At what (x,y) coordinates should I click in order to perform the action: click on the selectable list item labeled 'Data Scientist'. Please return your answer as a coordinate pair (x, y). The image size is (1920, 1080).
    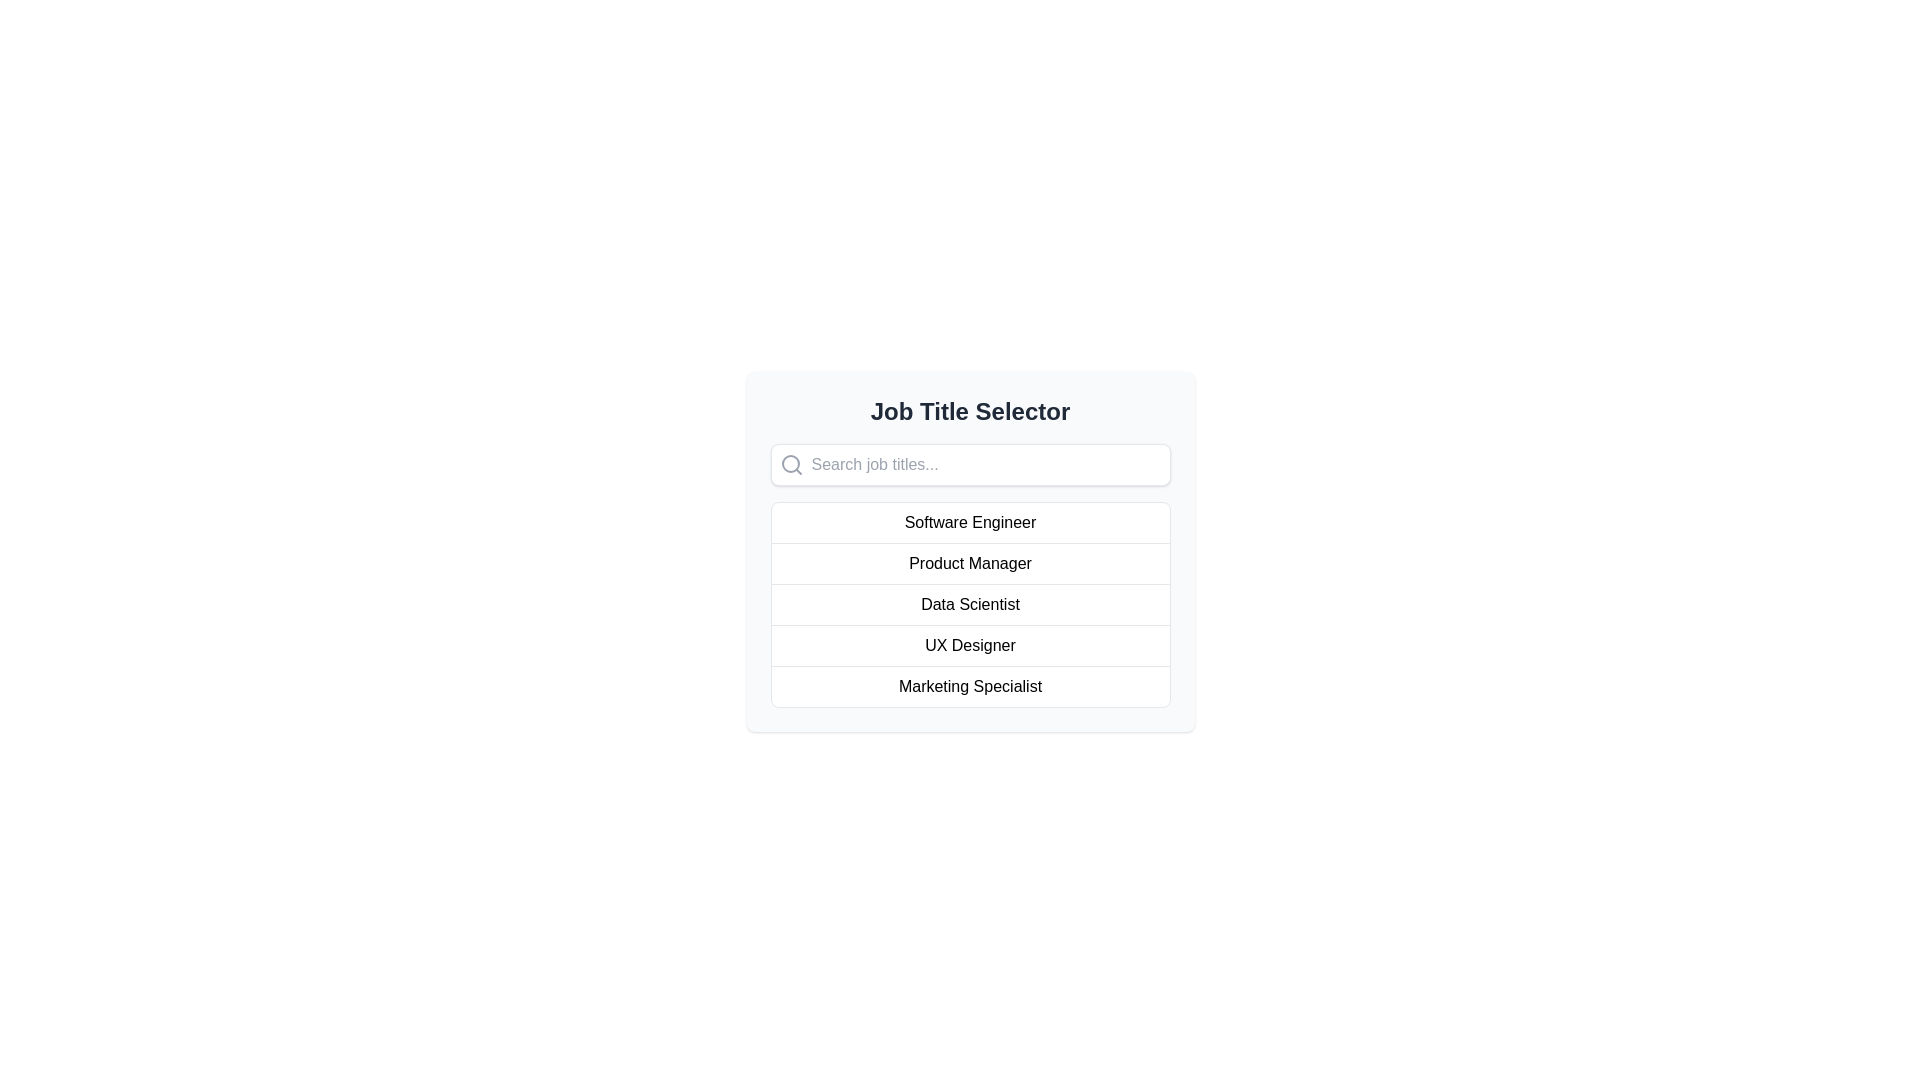
    Looking at the image, I should click on (970, 603).